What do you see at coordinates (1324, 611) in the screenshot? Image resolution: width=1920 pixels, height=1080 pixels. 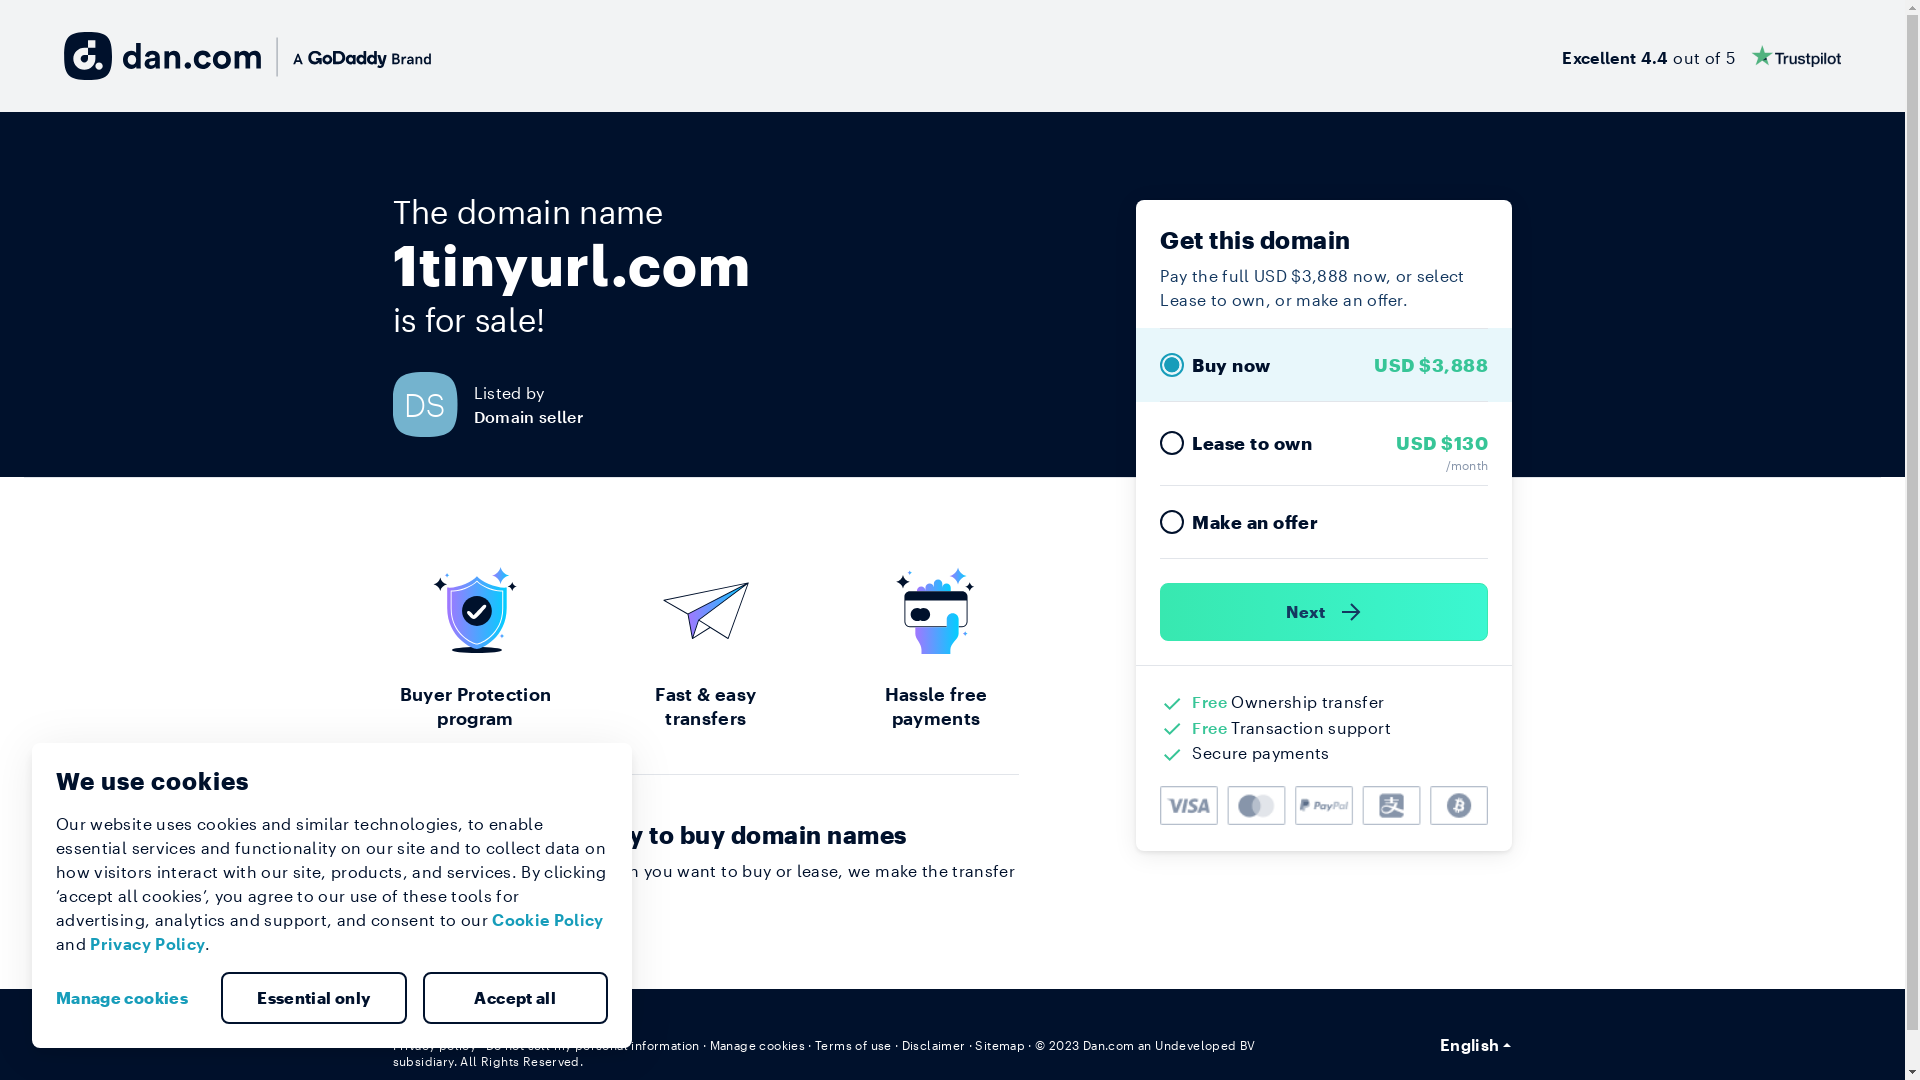 I see `'Next` at bounding box center [1324, 611].